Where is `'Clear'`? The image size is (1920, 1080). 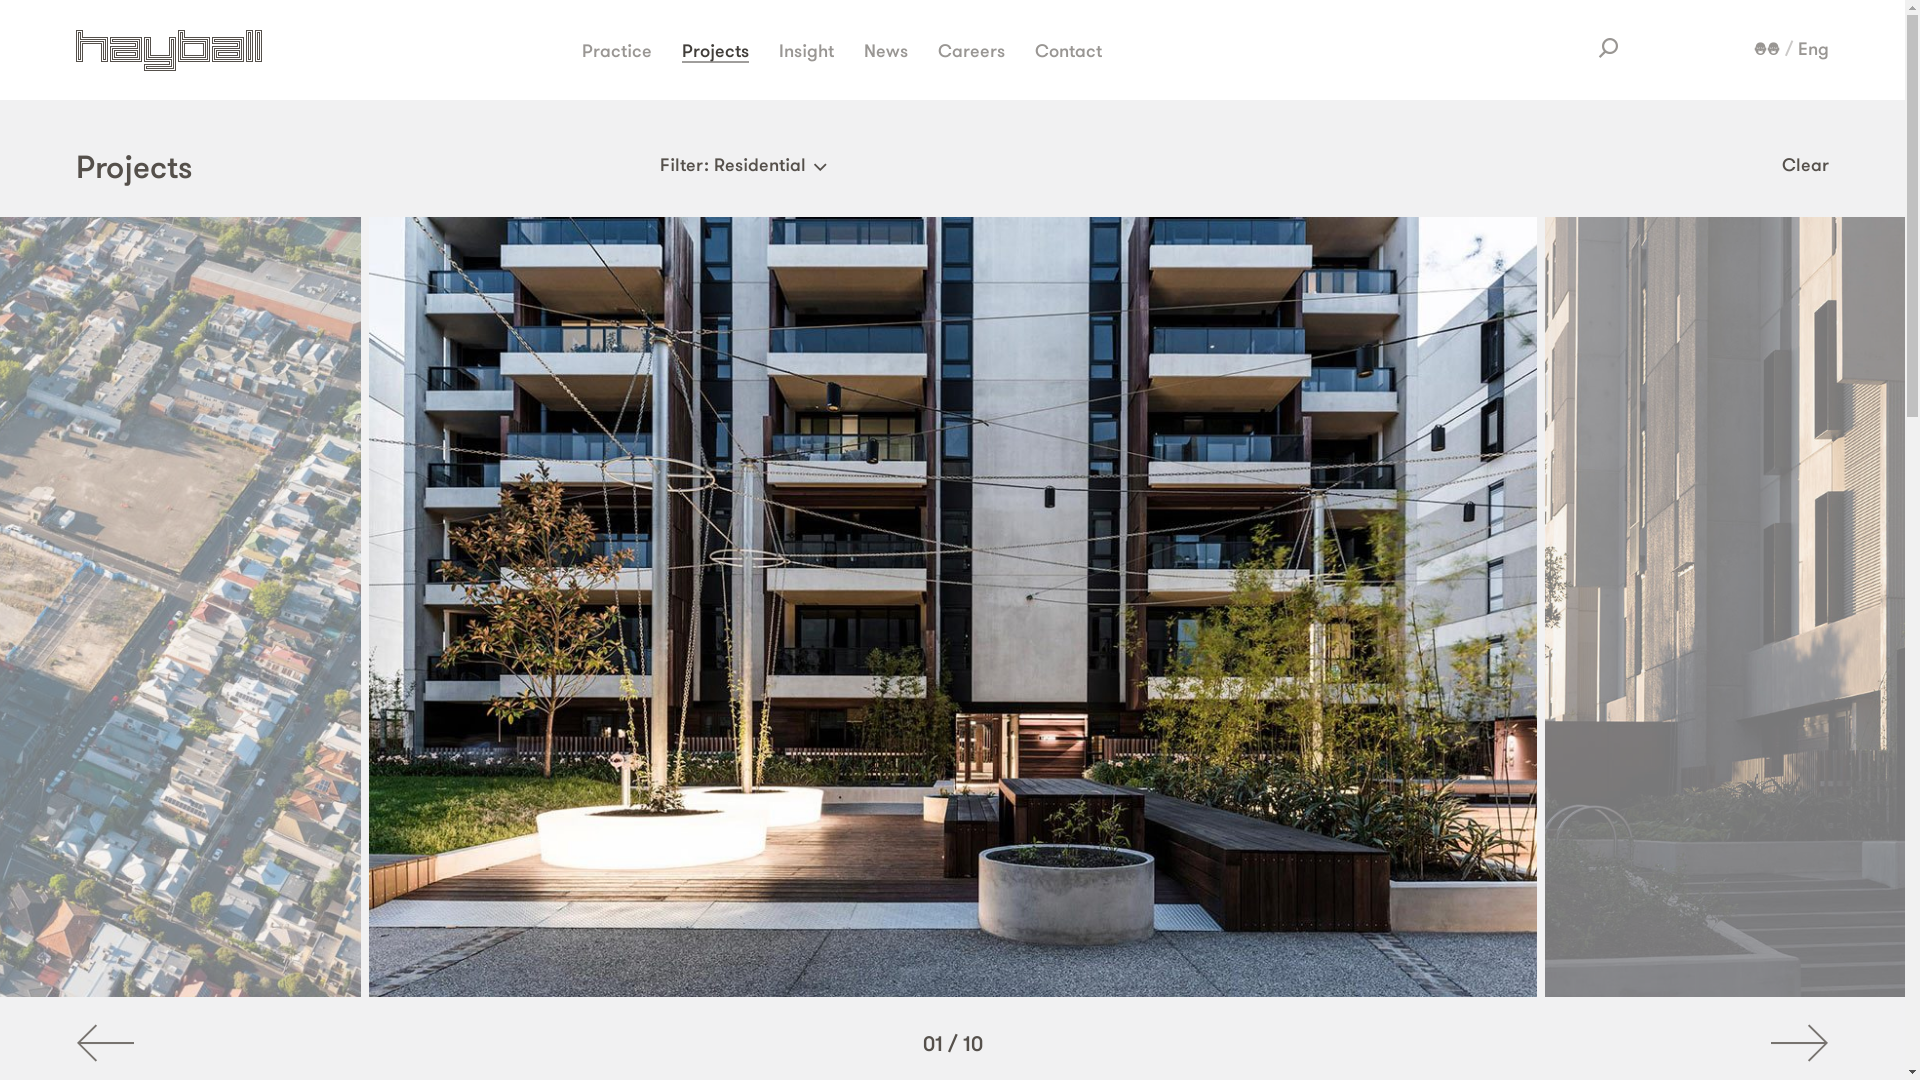
'Clear' is located at coordinates (1805, 163).